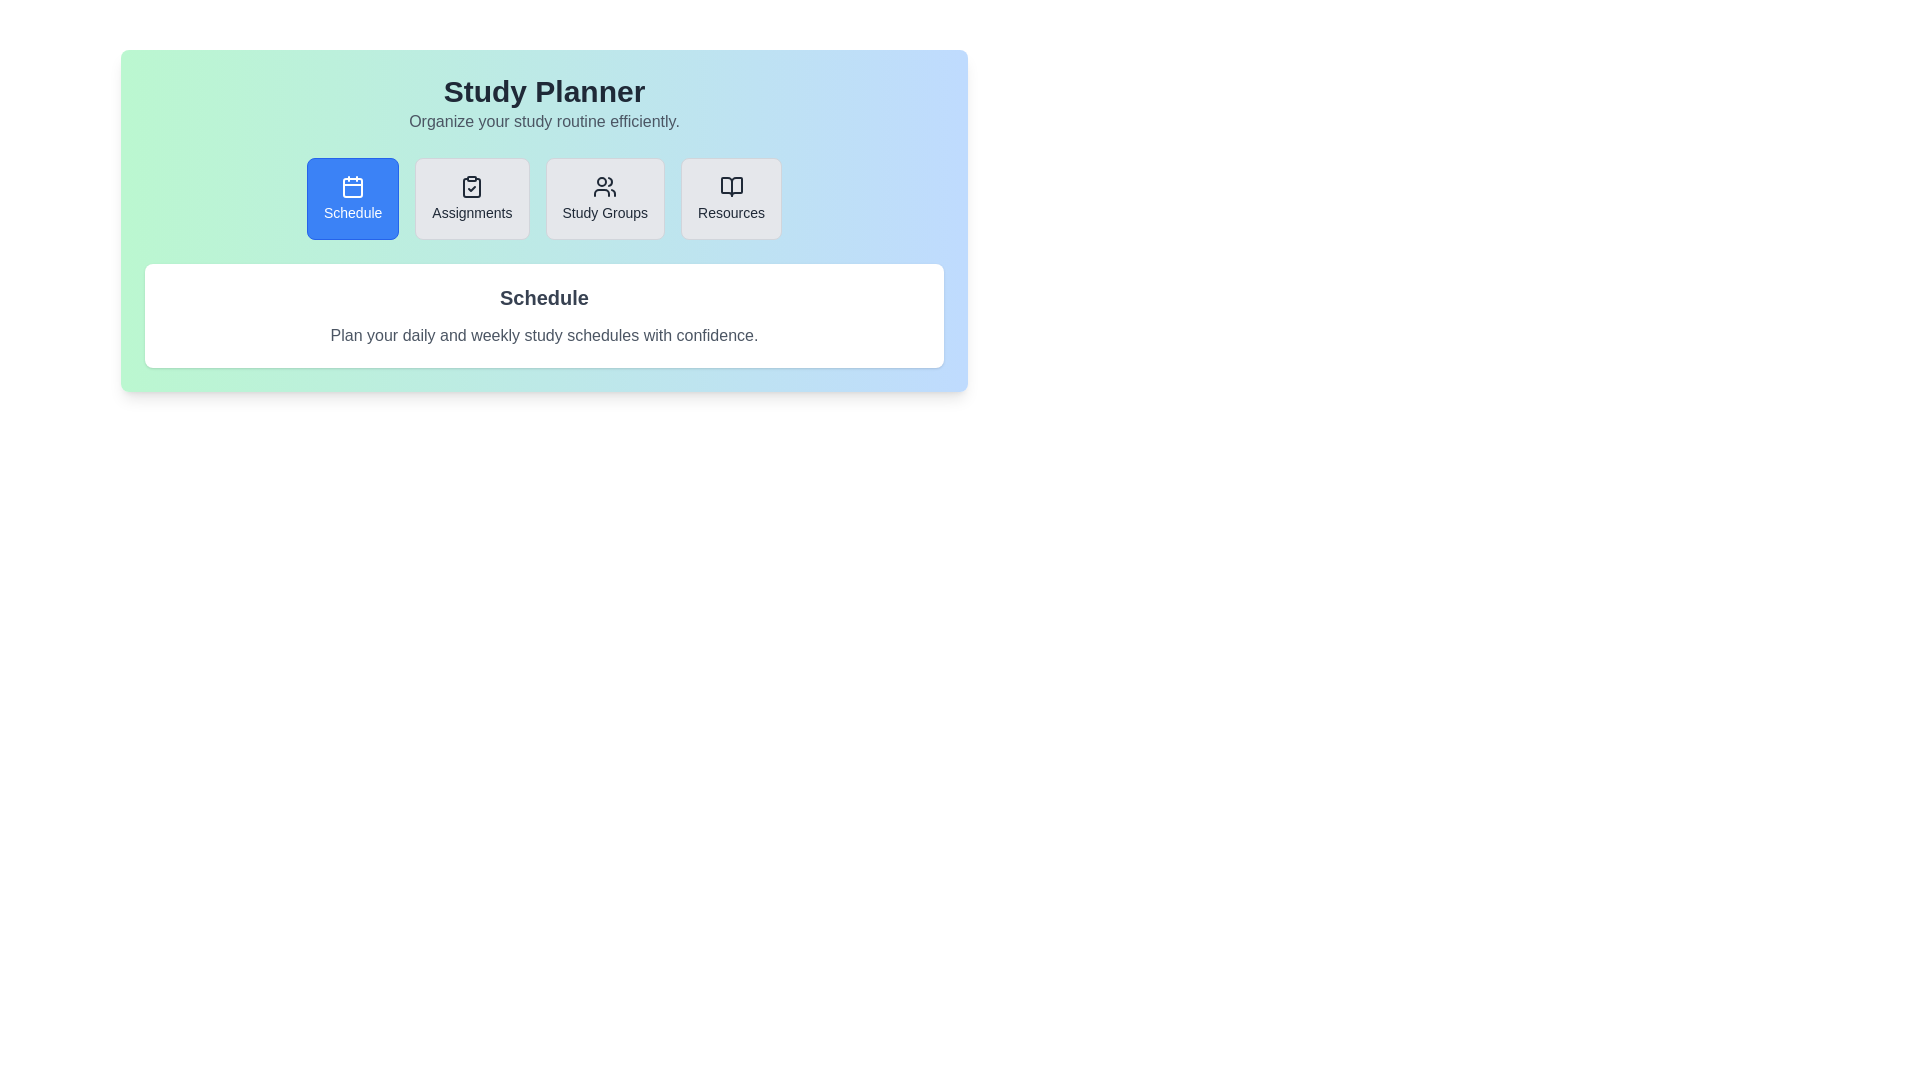  What do you see at coordinates (353, 199) in the screenshot?
I see `the tab titled Schedule` at bounding box center [353, 199].